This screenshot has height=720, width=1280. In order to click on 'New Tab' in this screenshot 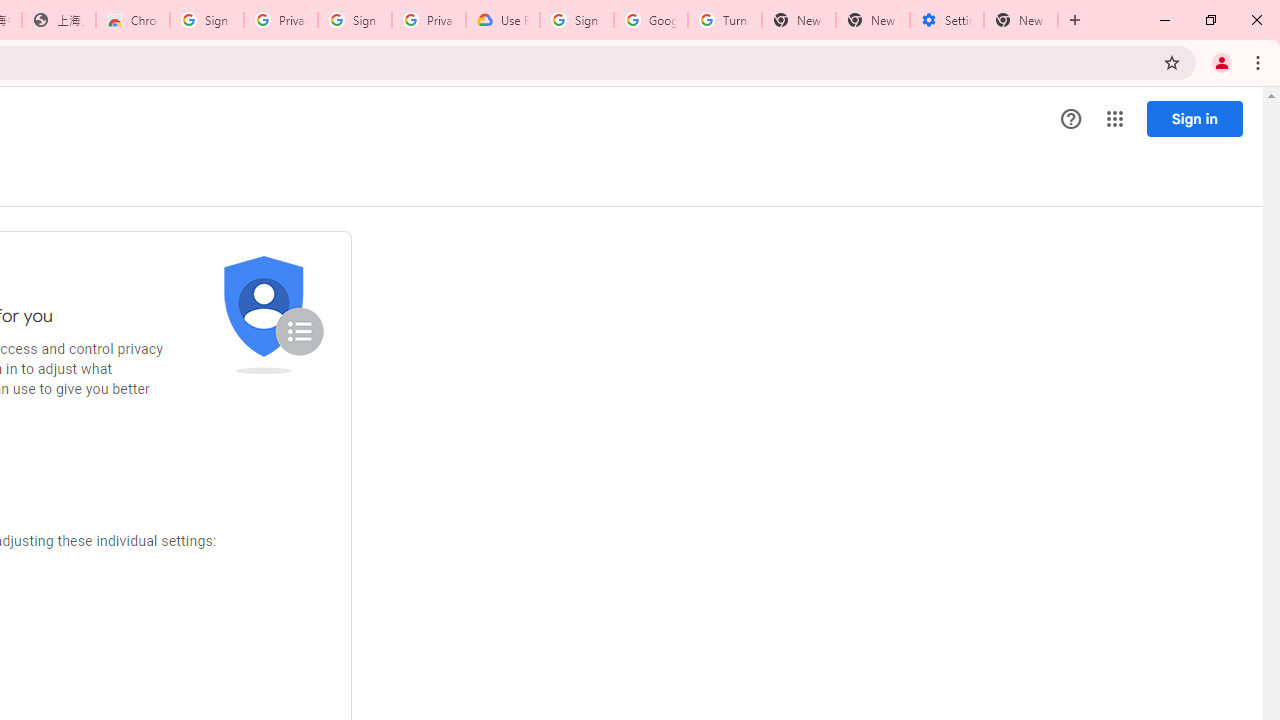, I will do `click(1021, 20)`.